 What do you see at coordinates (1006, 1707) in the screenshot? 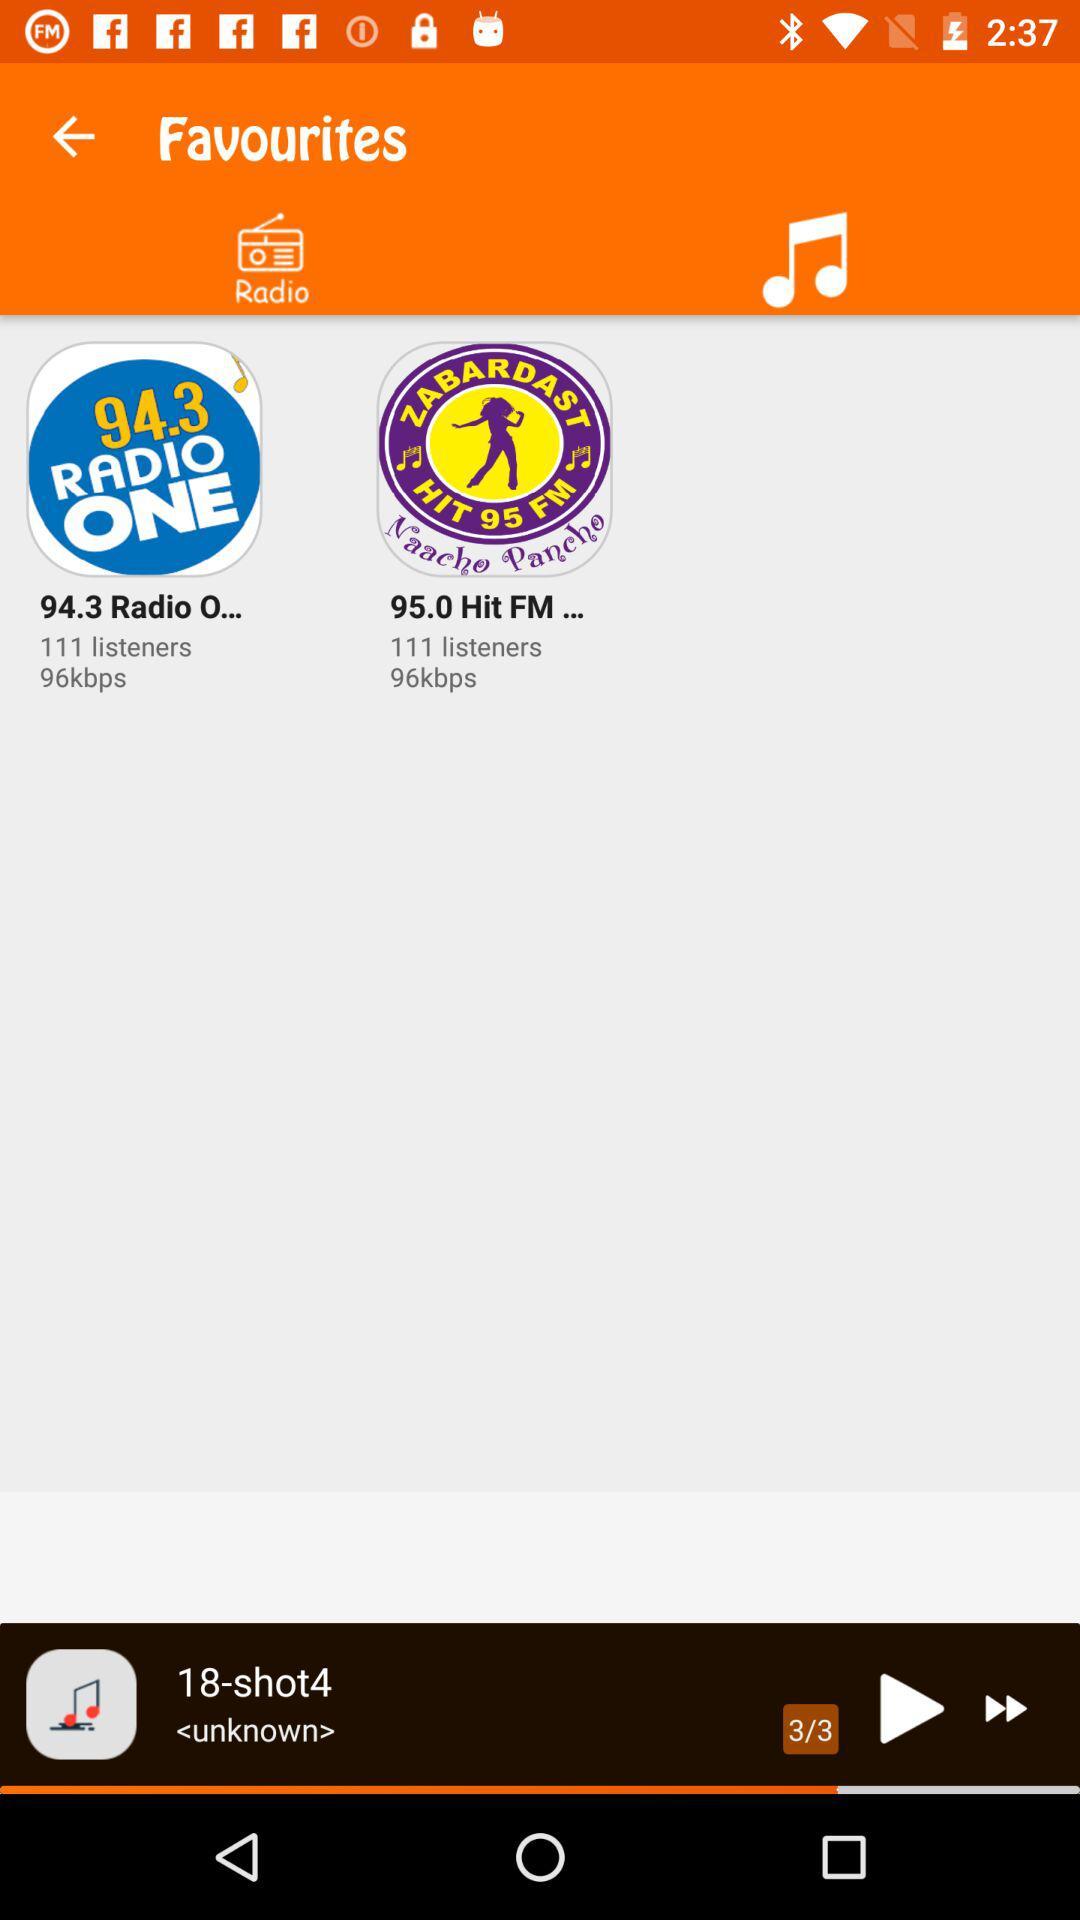
I see `the av_forward icon` at bounding box center [1006, 1707].